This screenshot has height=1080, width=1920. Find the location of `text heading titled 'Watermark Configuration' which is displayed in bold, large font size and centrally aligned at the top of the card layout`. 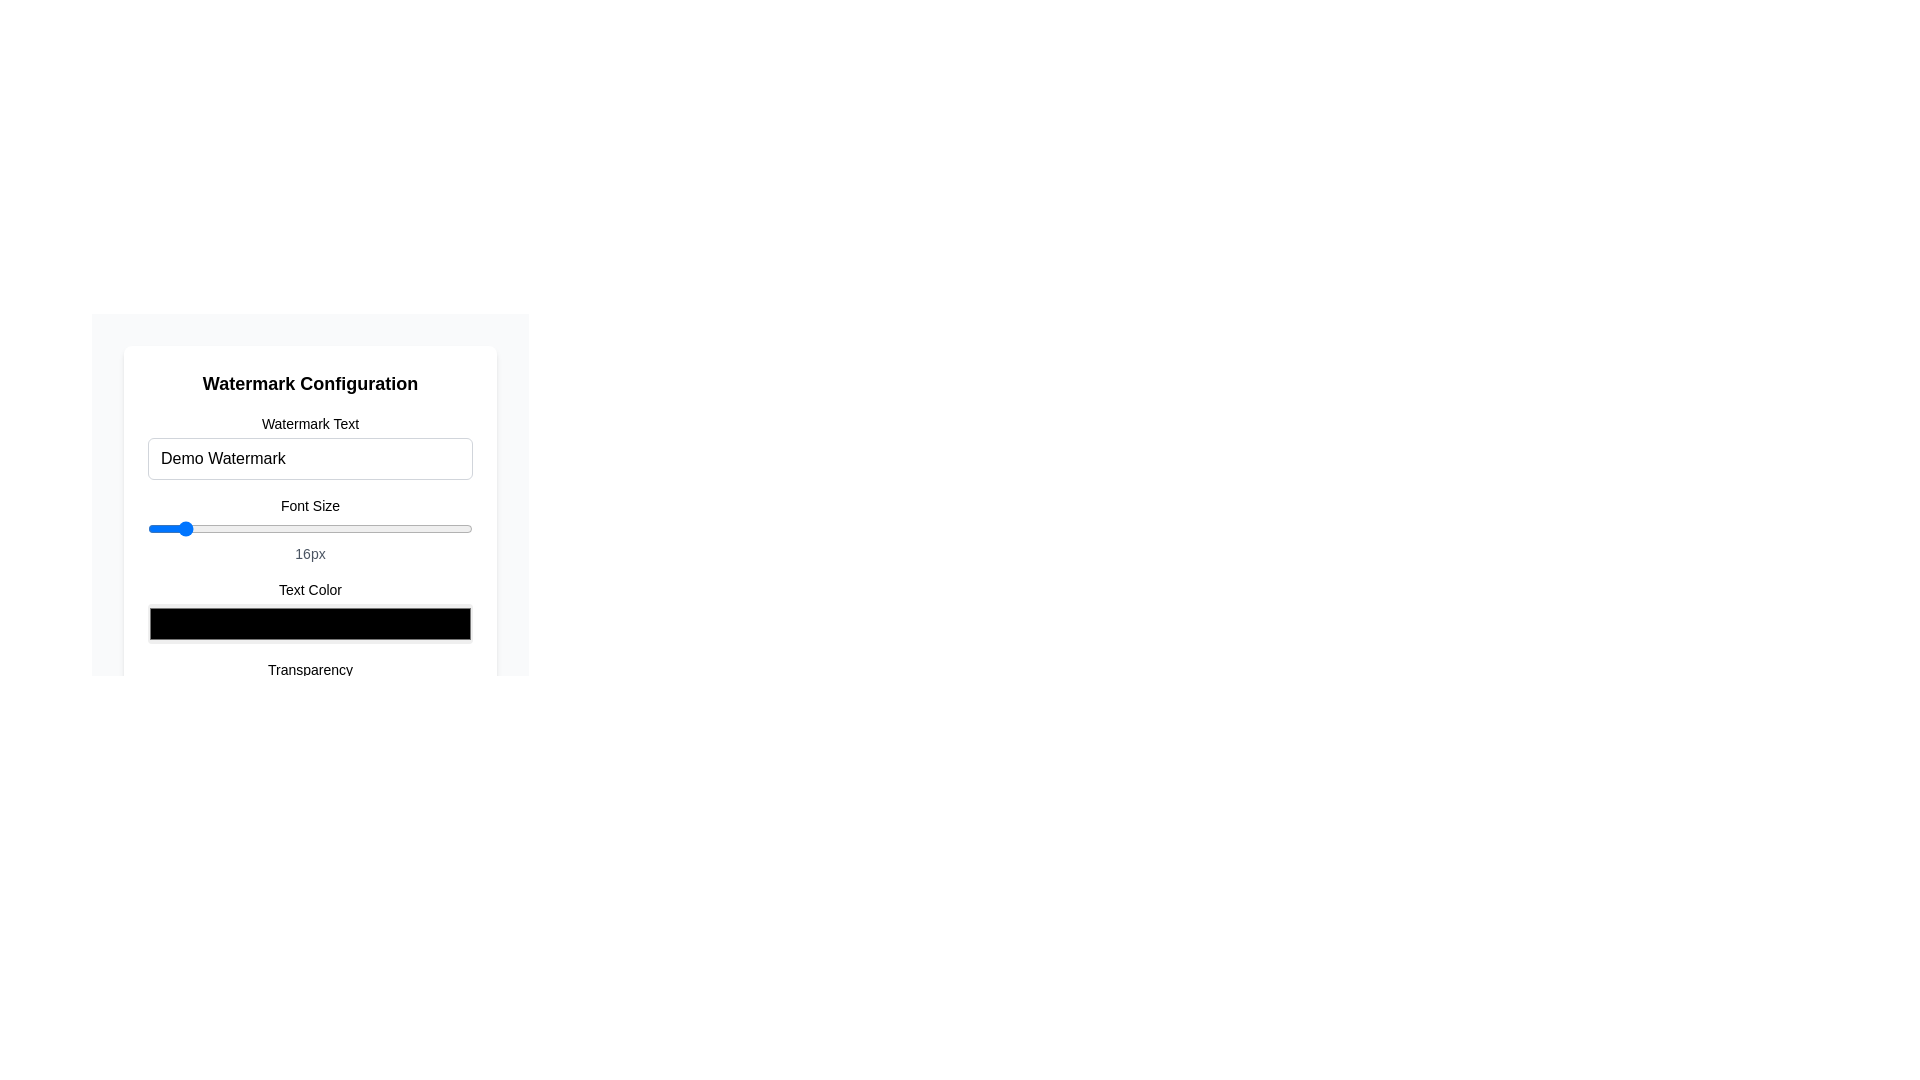

text heading titled 'Watermark Configuration' which is displayed in bold, large font size and centrally aligned at the top of the card layout is located at coordinates (309, 384).